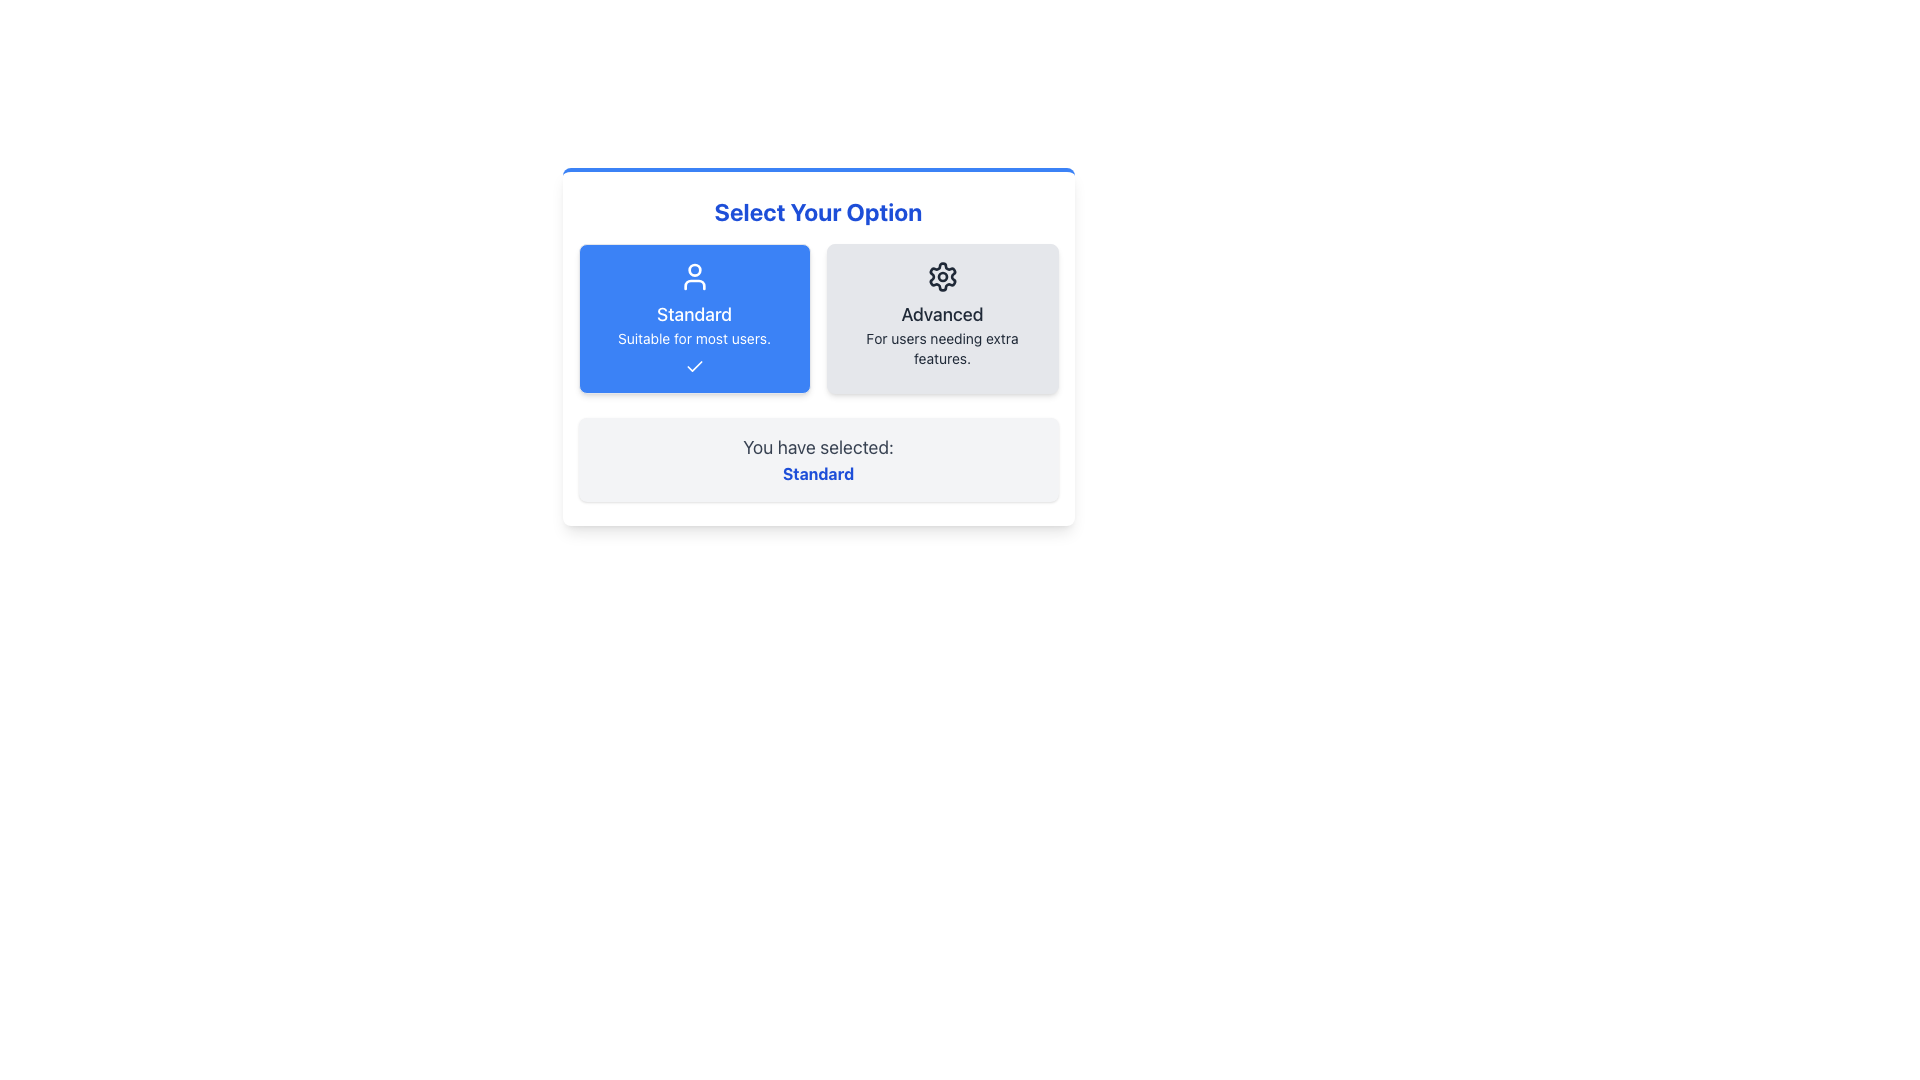 This screenshot has width=1920, height=1080. Describe the element at coordinates (818, 318) in the screenshot. I see `the Standard option in the Interactive selection group located below the 'Select Your Option' title` at that location.